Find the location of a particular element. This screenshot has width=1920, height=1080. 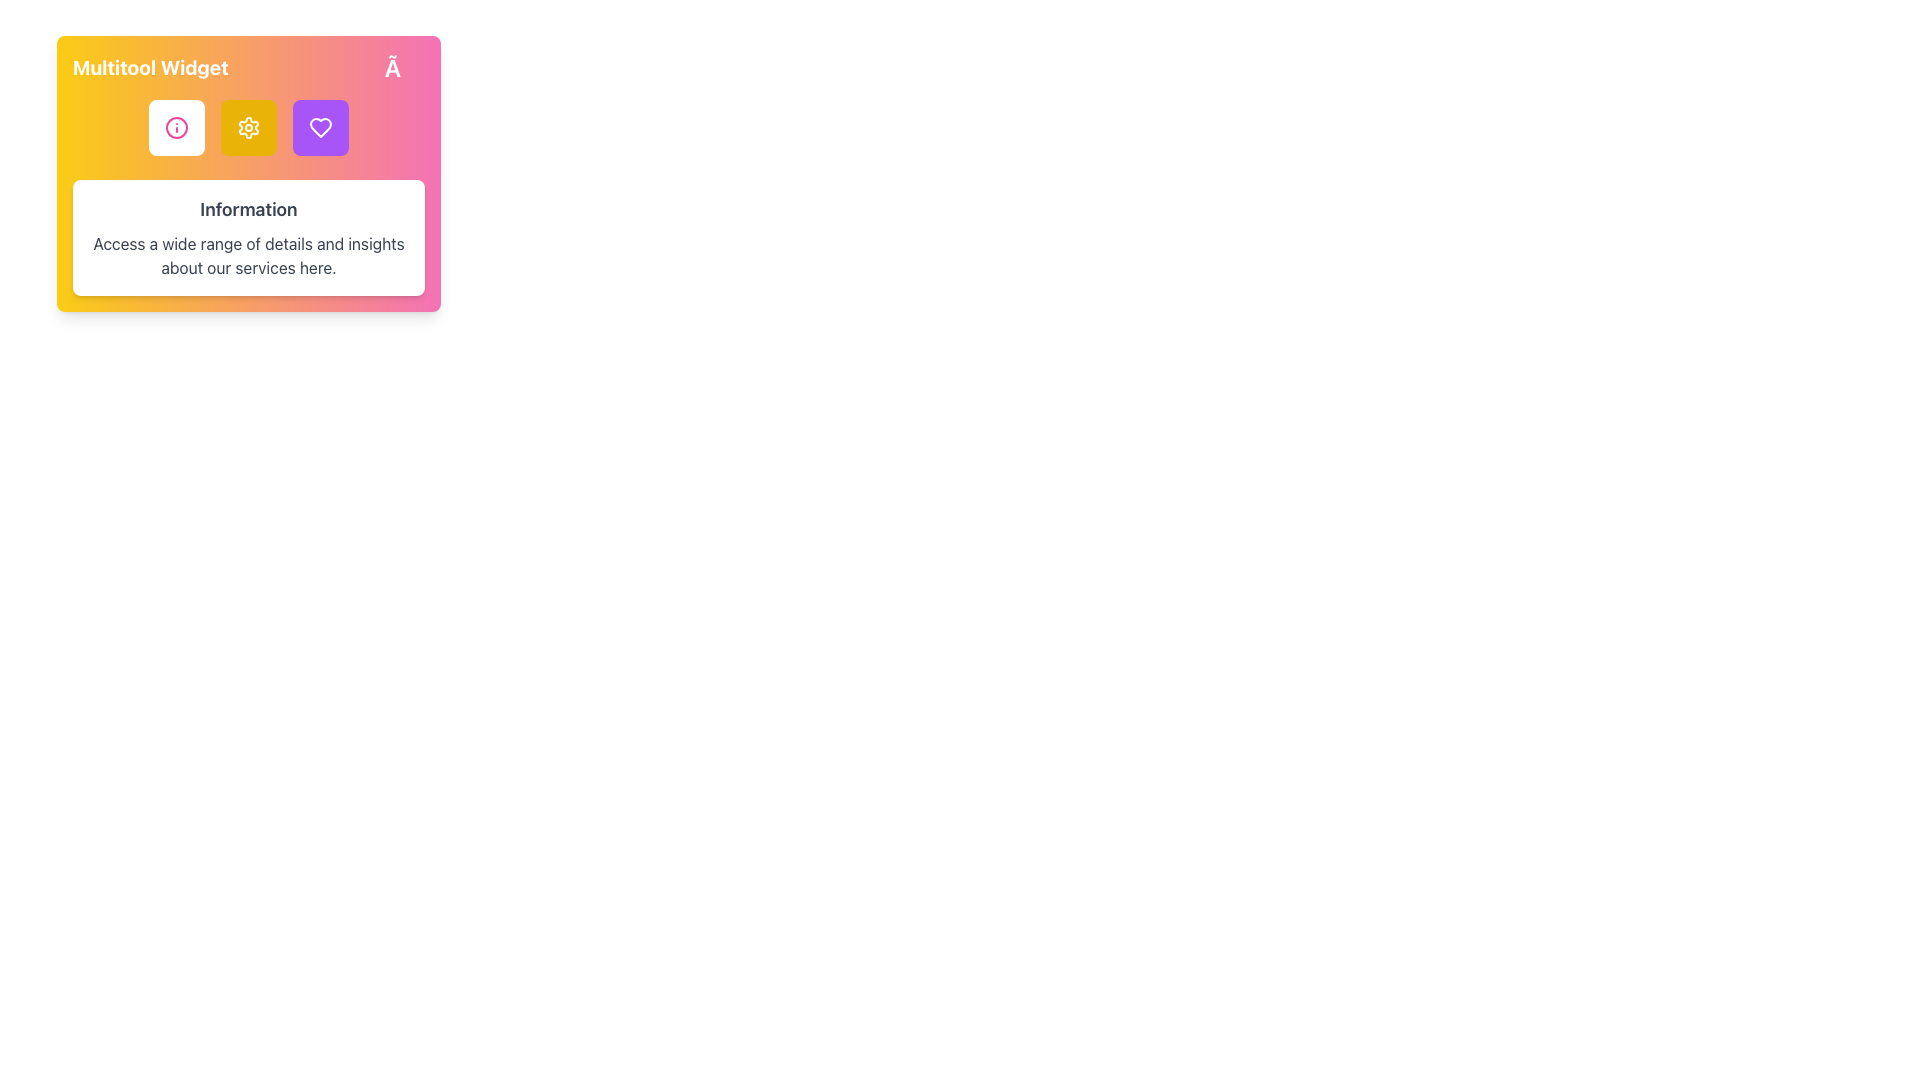

the heart-shaped button with a purple background is located at coordinates (321, 127).